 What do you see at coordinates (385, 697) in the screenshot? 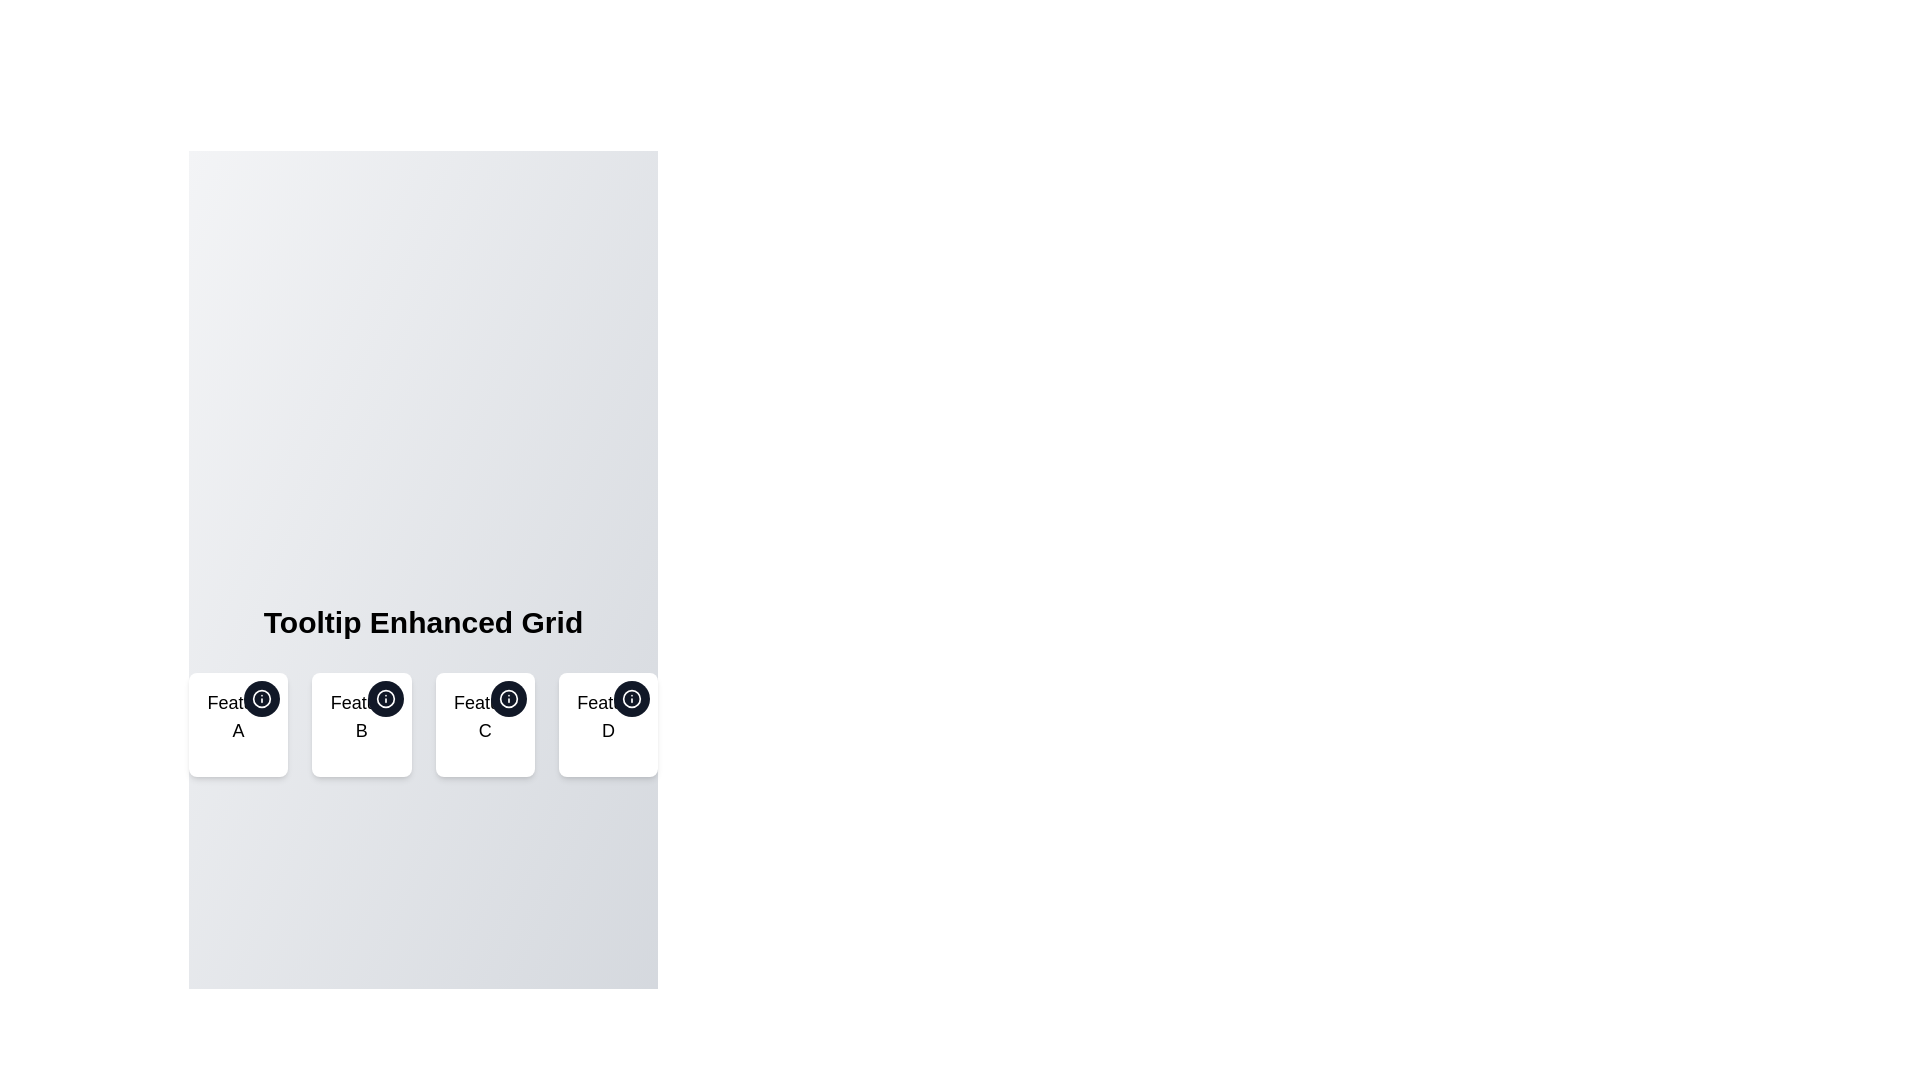
I see `the informational icon (SVG format) located in the second card labeled 'Feat B'` at bounding box center [385, 697].